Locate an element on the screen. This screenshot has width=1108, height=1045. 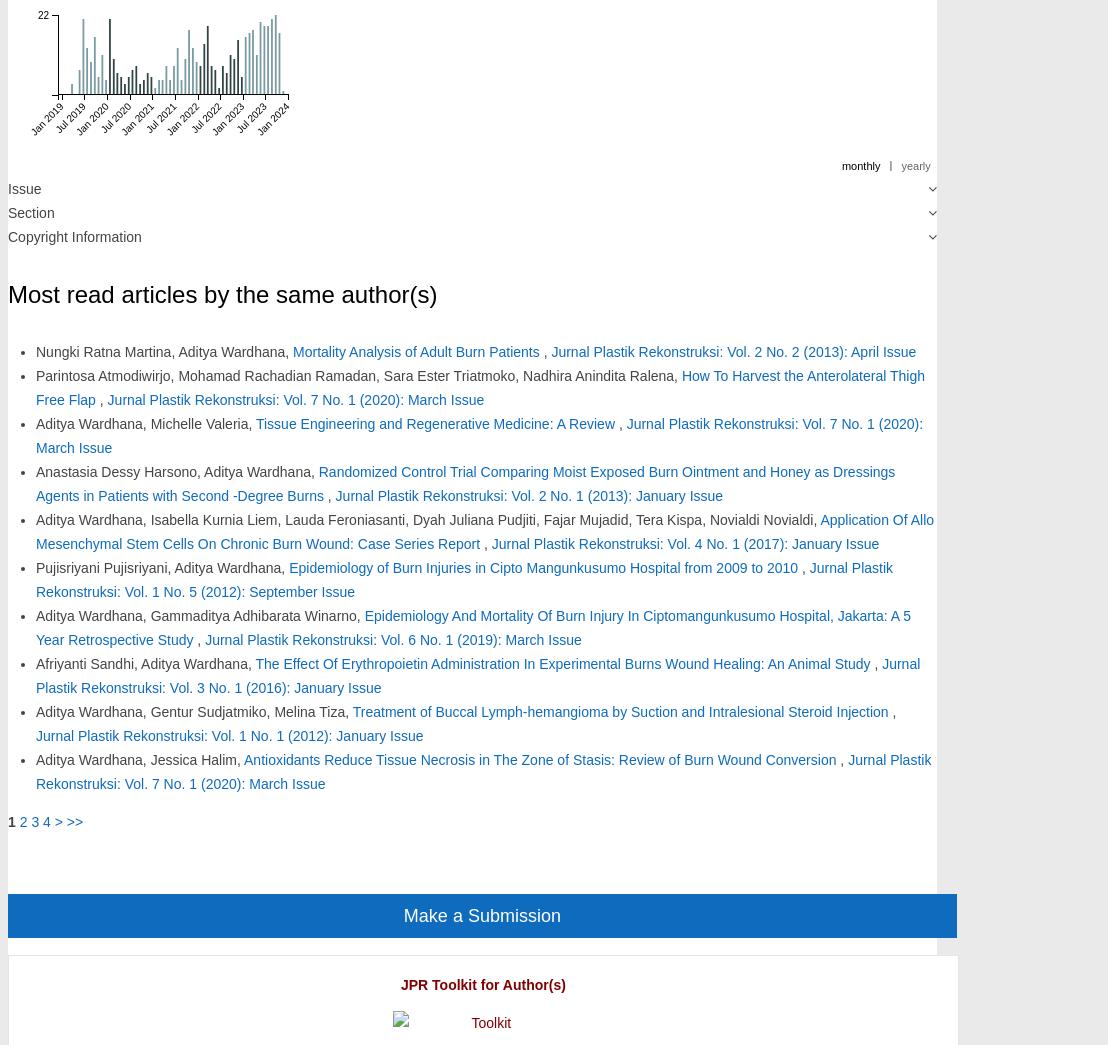
'Jul 2021' is located at coordinates (159, 116).